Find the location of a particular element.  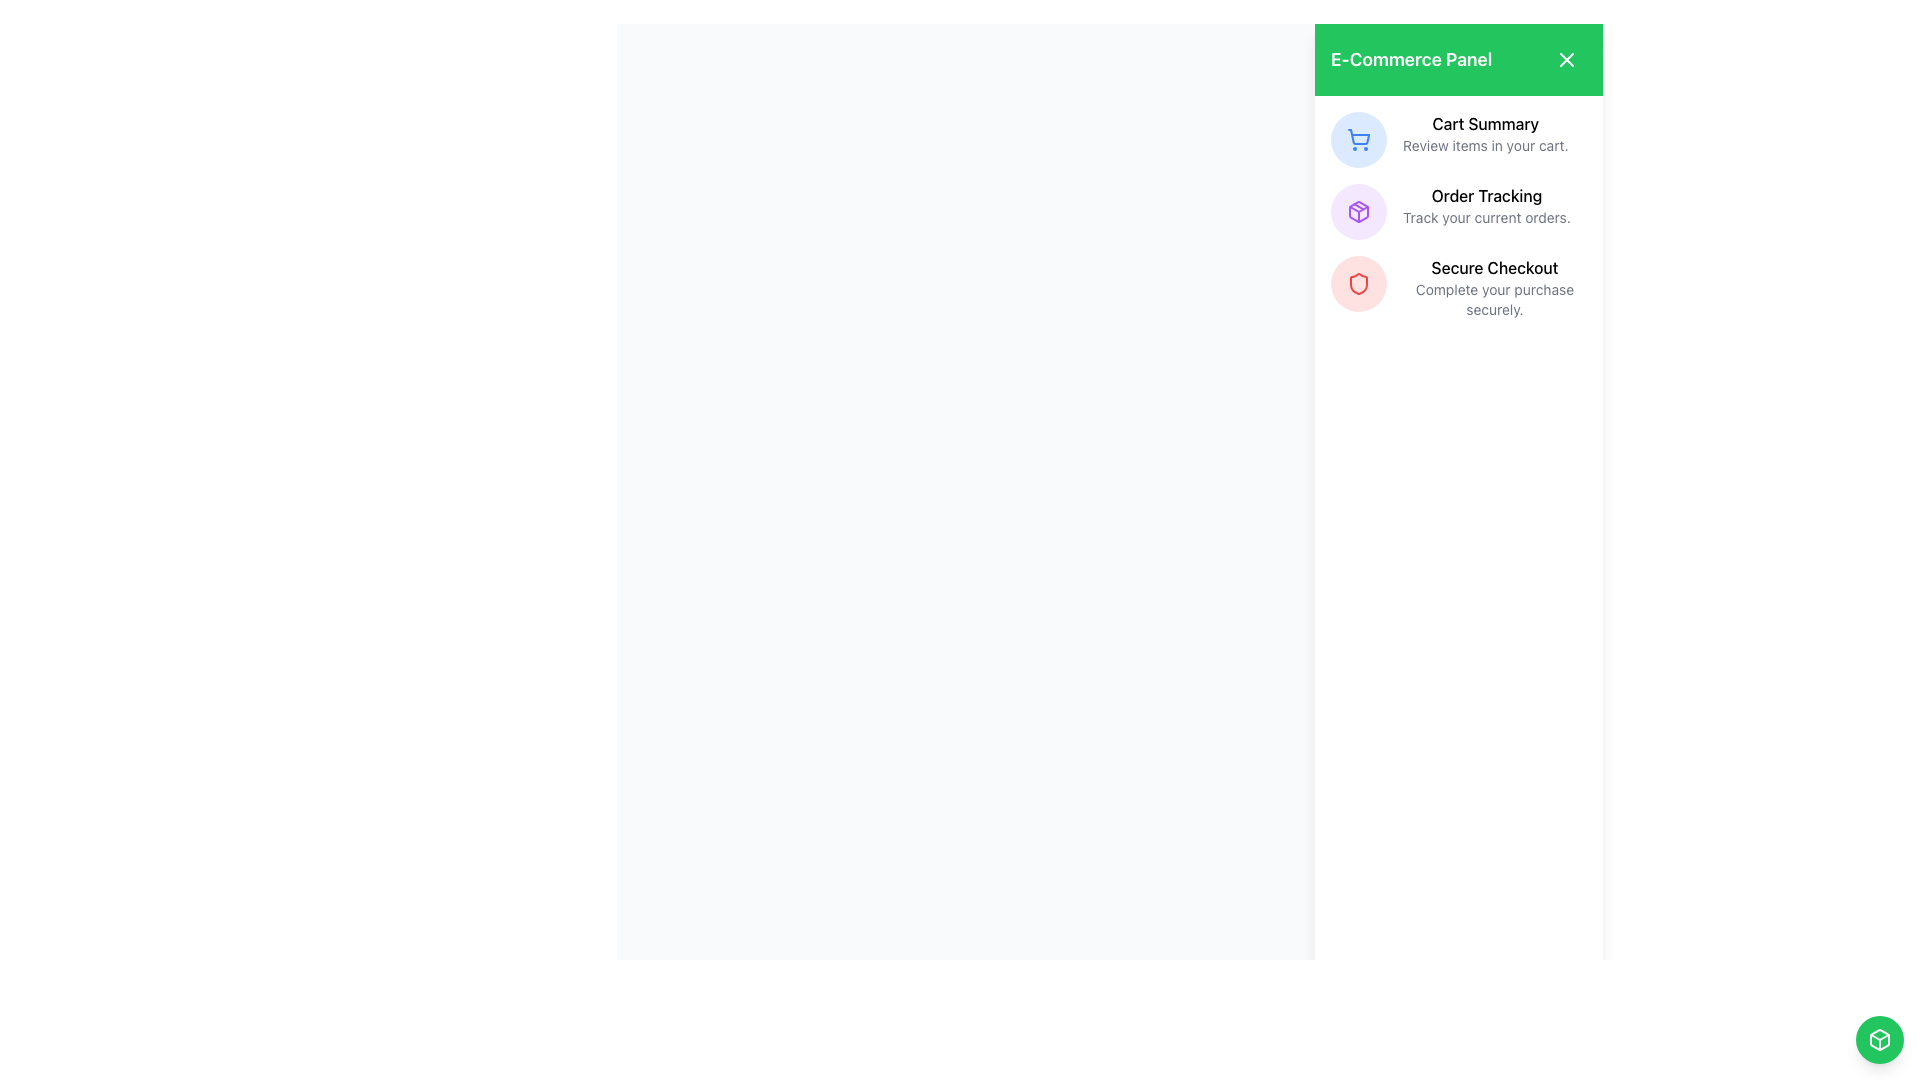

descriptive text below the 'Cart Summary' heading that instructs the user to review items in their cart is located at coordinates (1485, 145).